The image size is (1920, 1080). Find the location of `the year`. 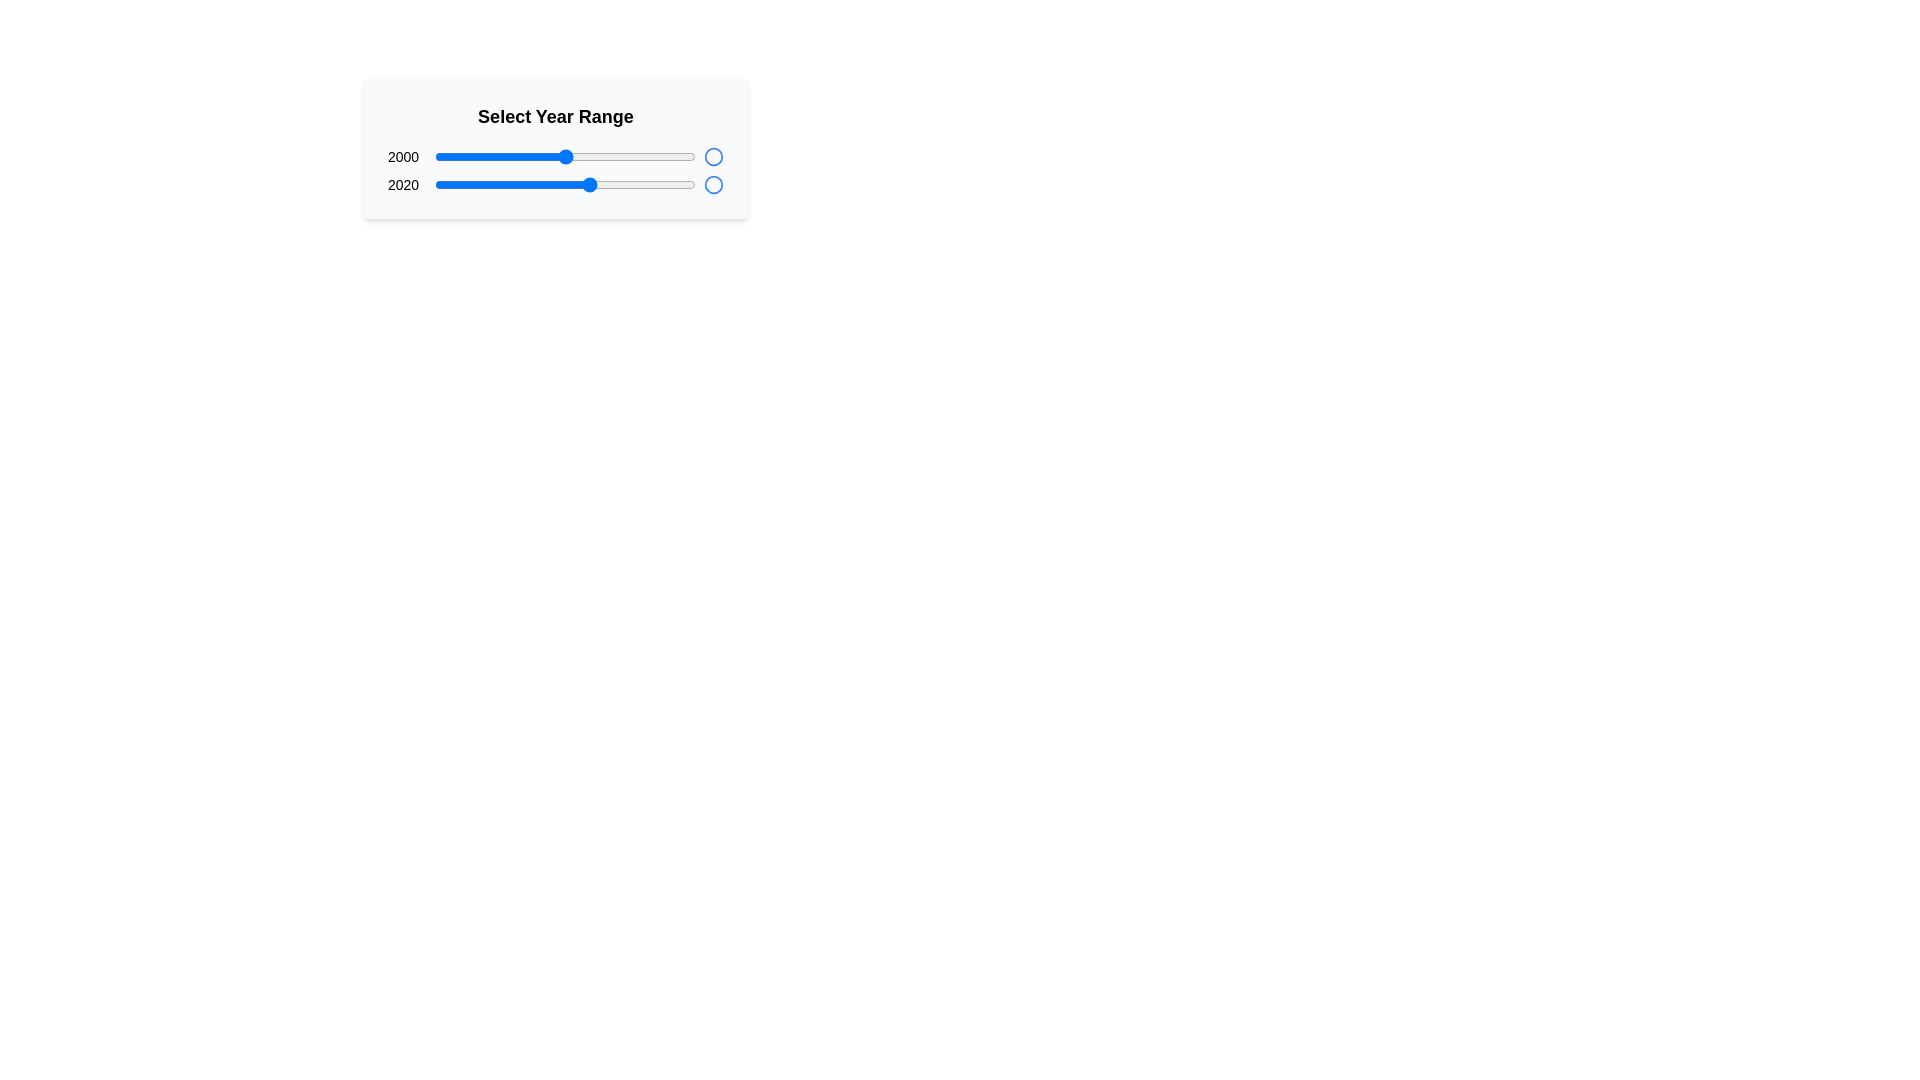

the year is located at coordinates (478, 156).